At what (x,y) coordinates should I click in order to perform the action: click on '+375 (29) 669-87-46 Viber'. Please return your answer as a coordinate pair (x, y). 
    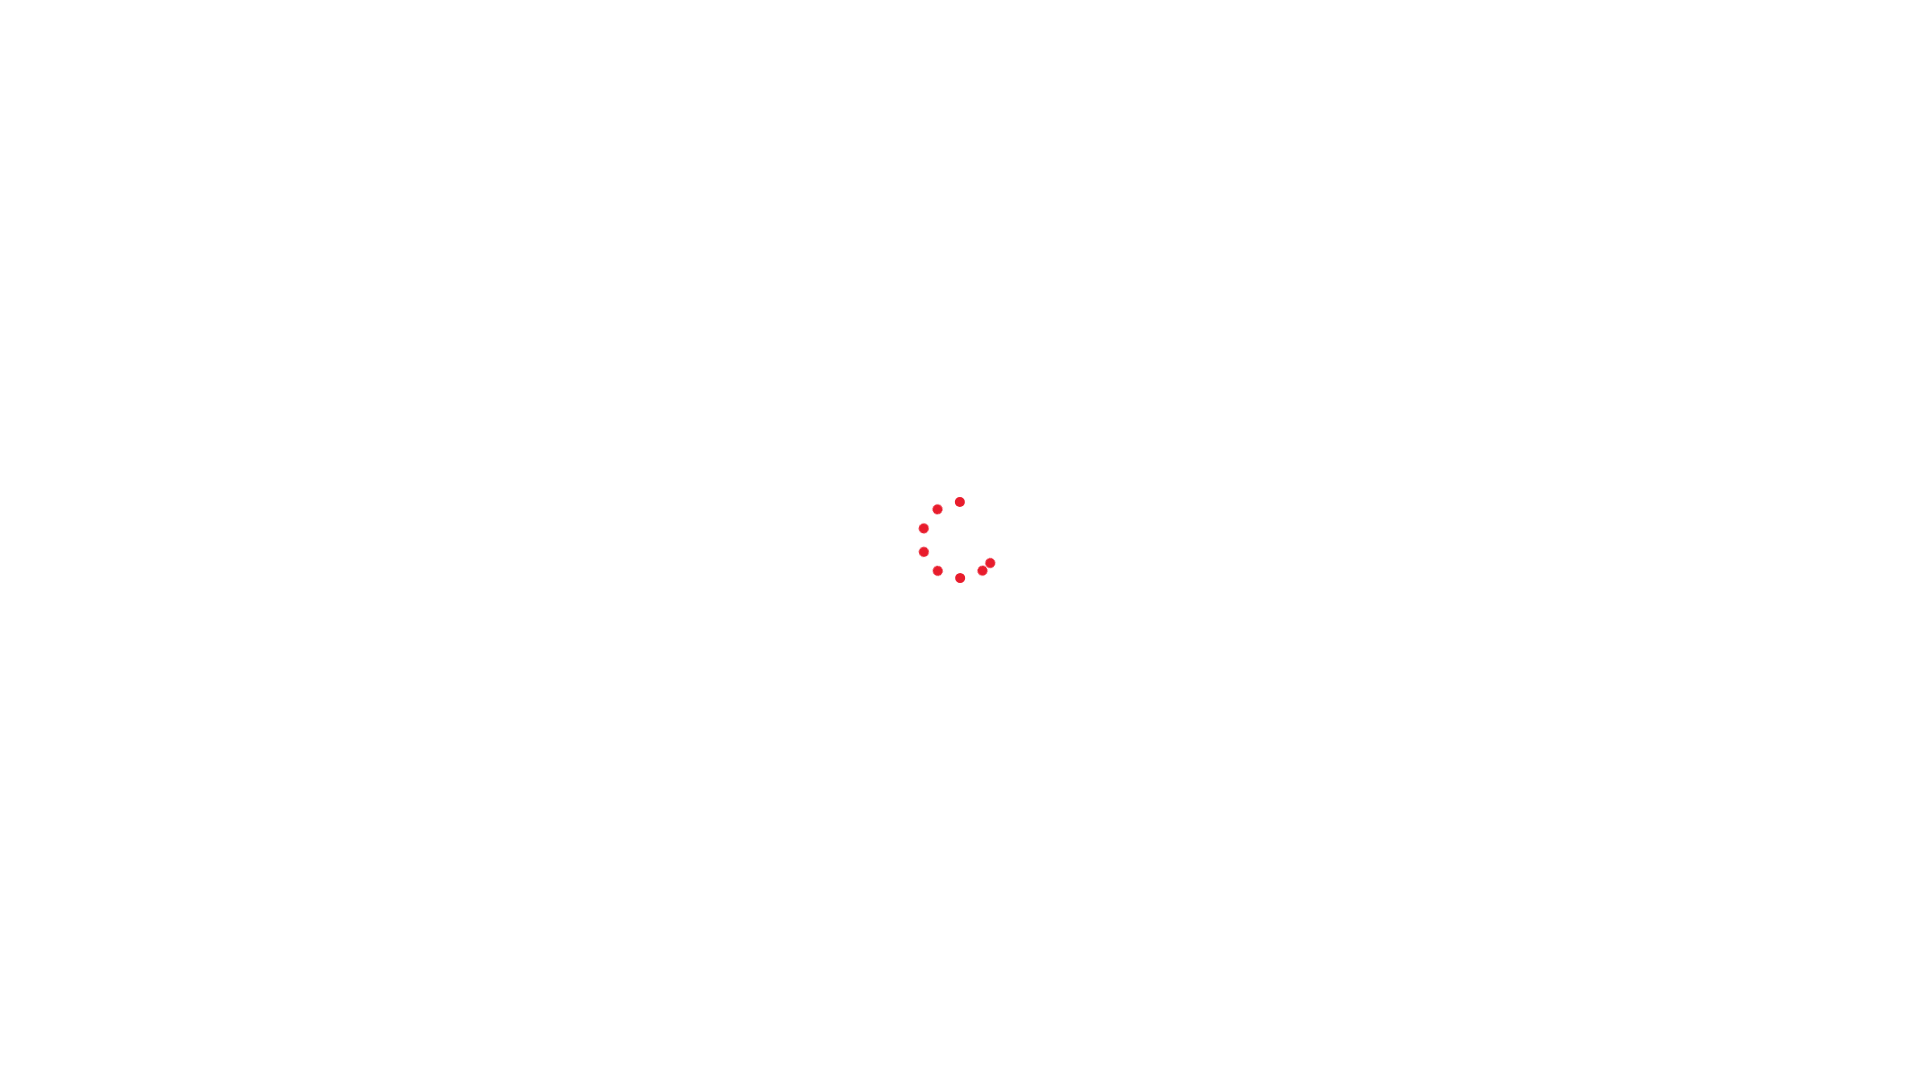
    Looking at the image, I should click on (1405, 79).